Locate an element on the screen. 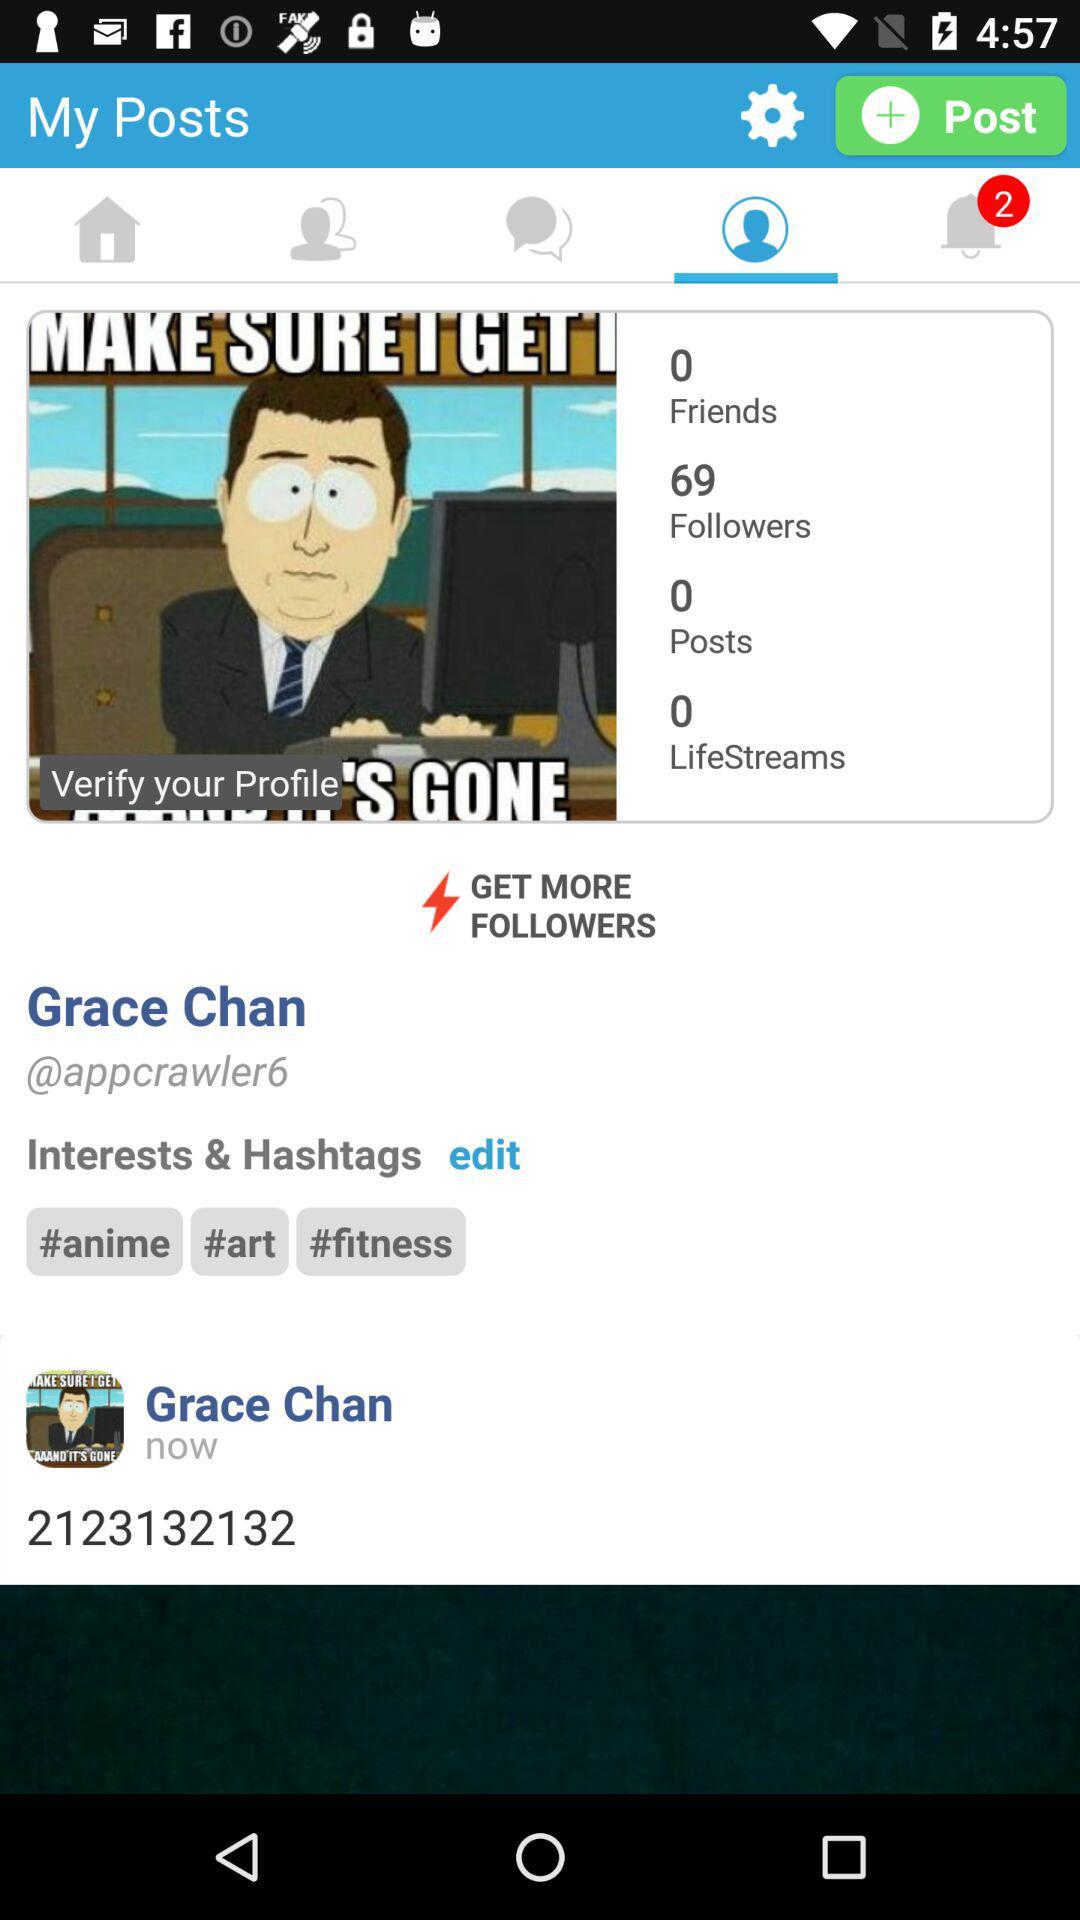  the 2nd icon from left just below text my posts is located at coordinates (322, 230).